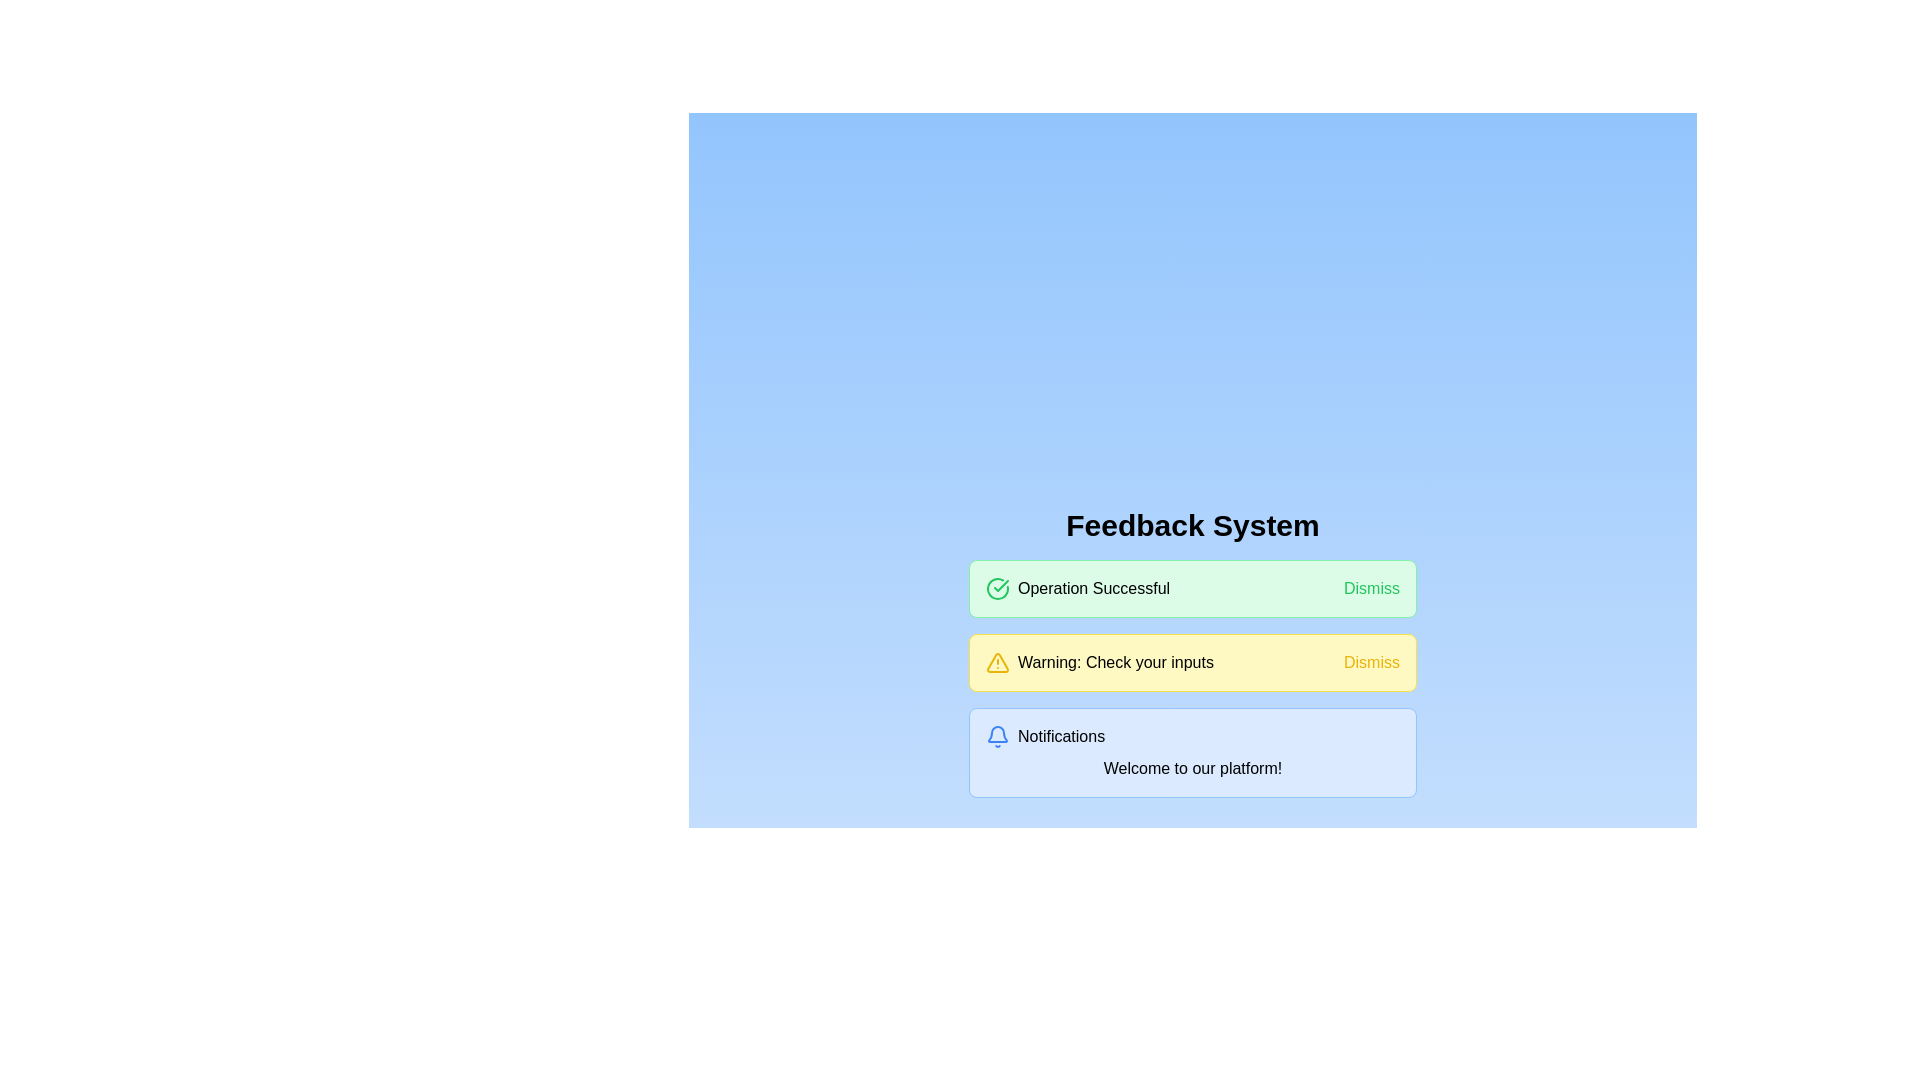 This screenshot has height=1080, width=1920. I want to click on the 'Operation Successful' text label with a green checkmark icon, which is located in the notification box at the top of the notifications list, so click(1077, 588).